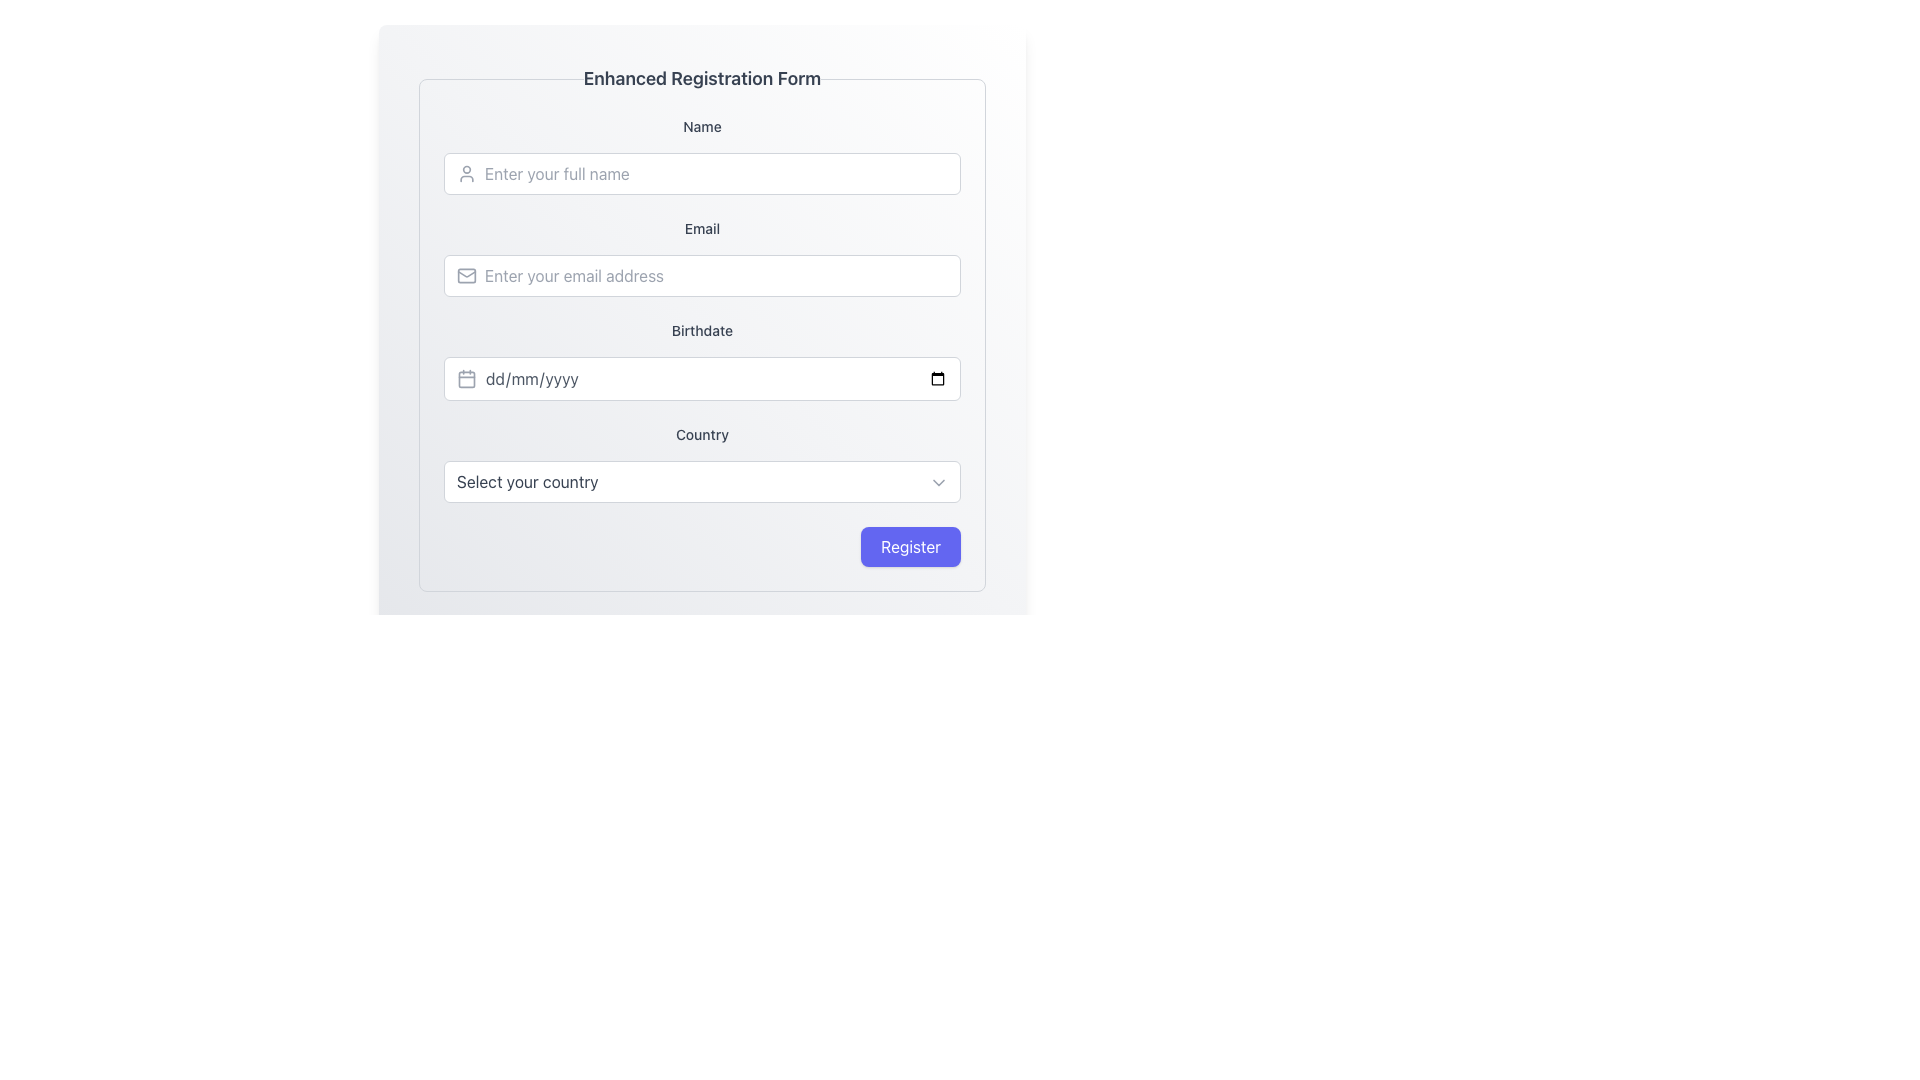 This screenshot has width=1920, height=1080. What do you see at coordinates (702, 482) in the screenshot?
I see `the dropdown menu located below the 'Country' label in the vertical form layout` at bounding box center [702, 482].